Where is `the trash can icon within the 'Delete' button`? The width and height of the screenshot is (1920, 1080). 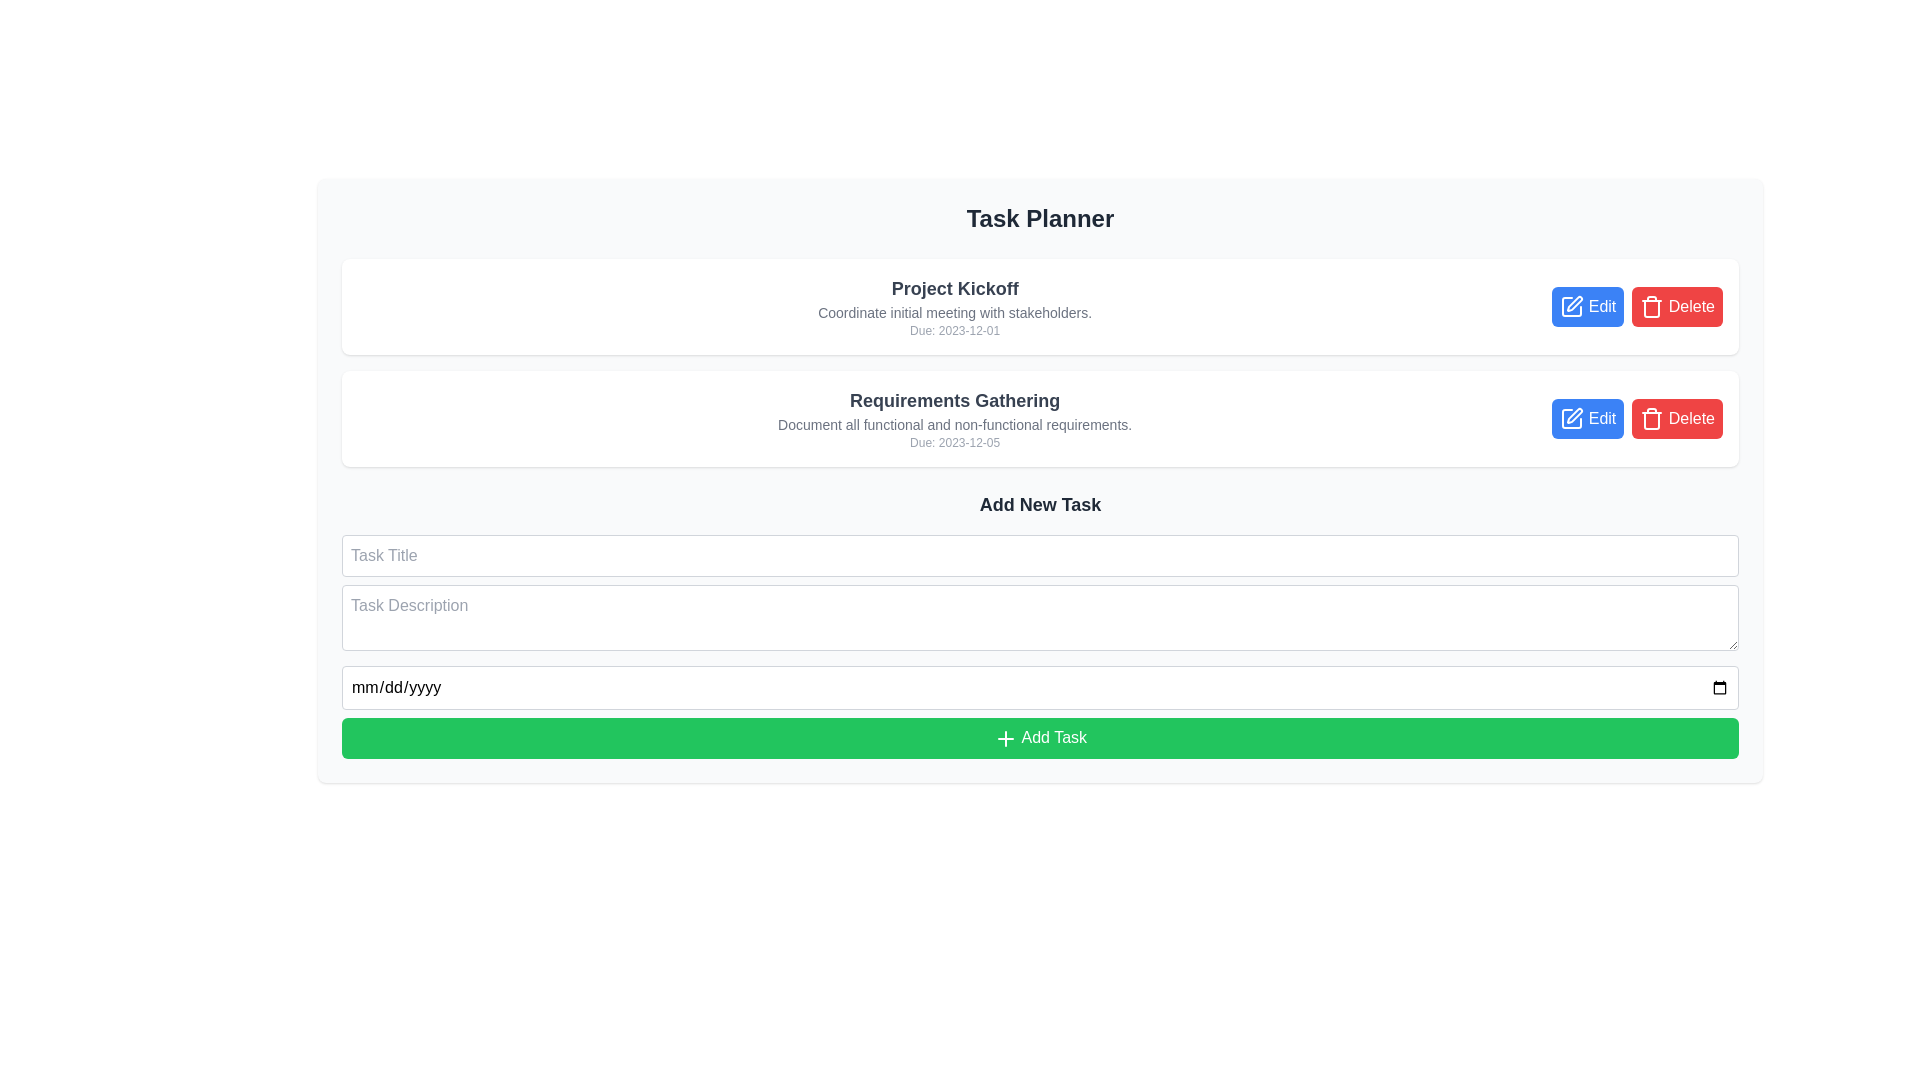
the trash can icon within the 'Delete' button is located at coordinates (1652, 418).